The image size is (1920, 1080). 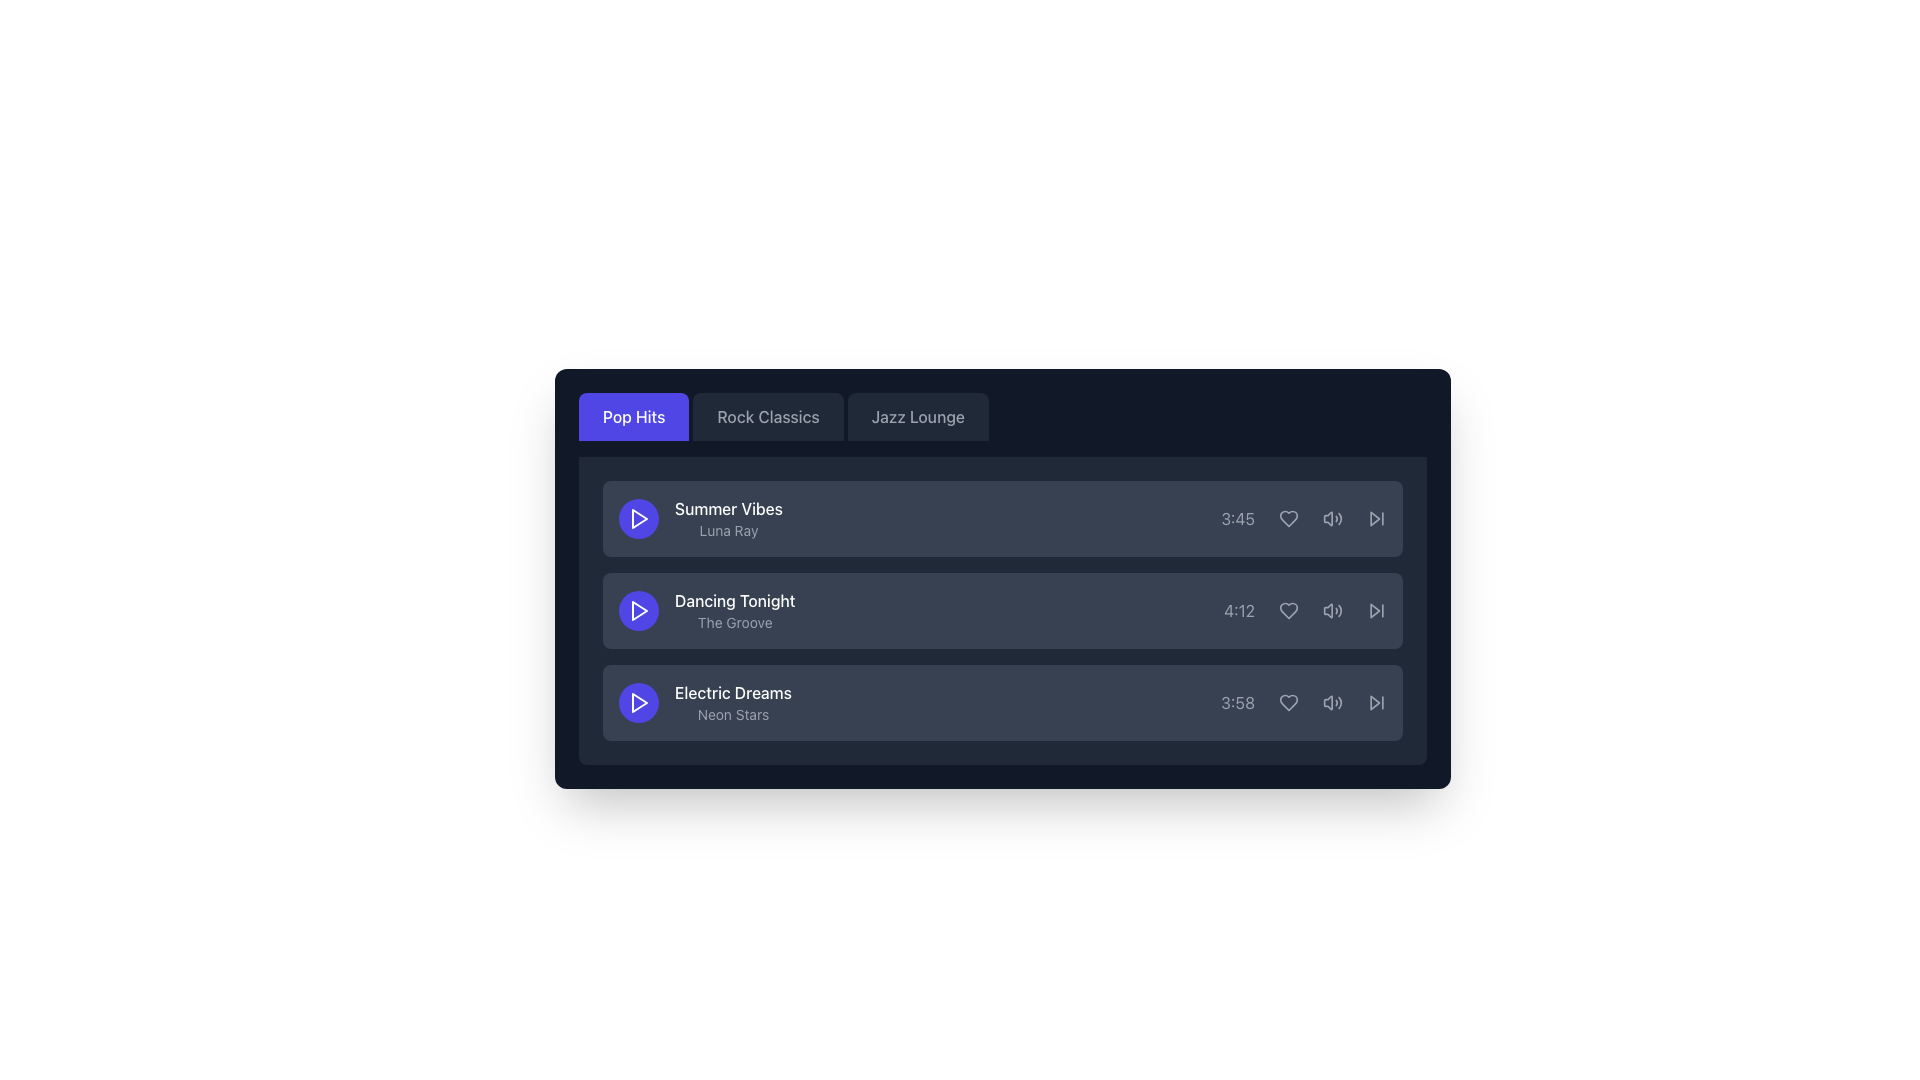 I want to click on the second item in the list of songs, so click(x=1003, y=609).